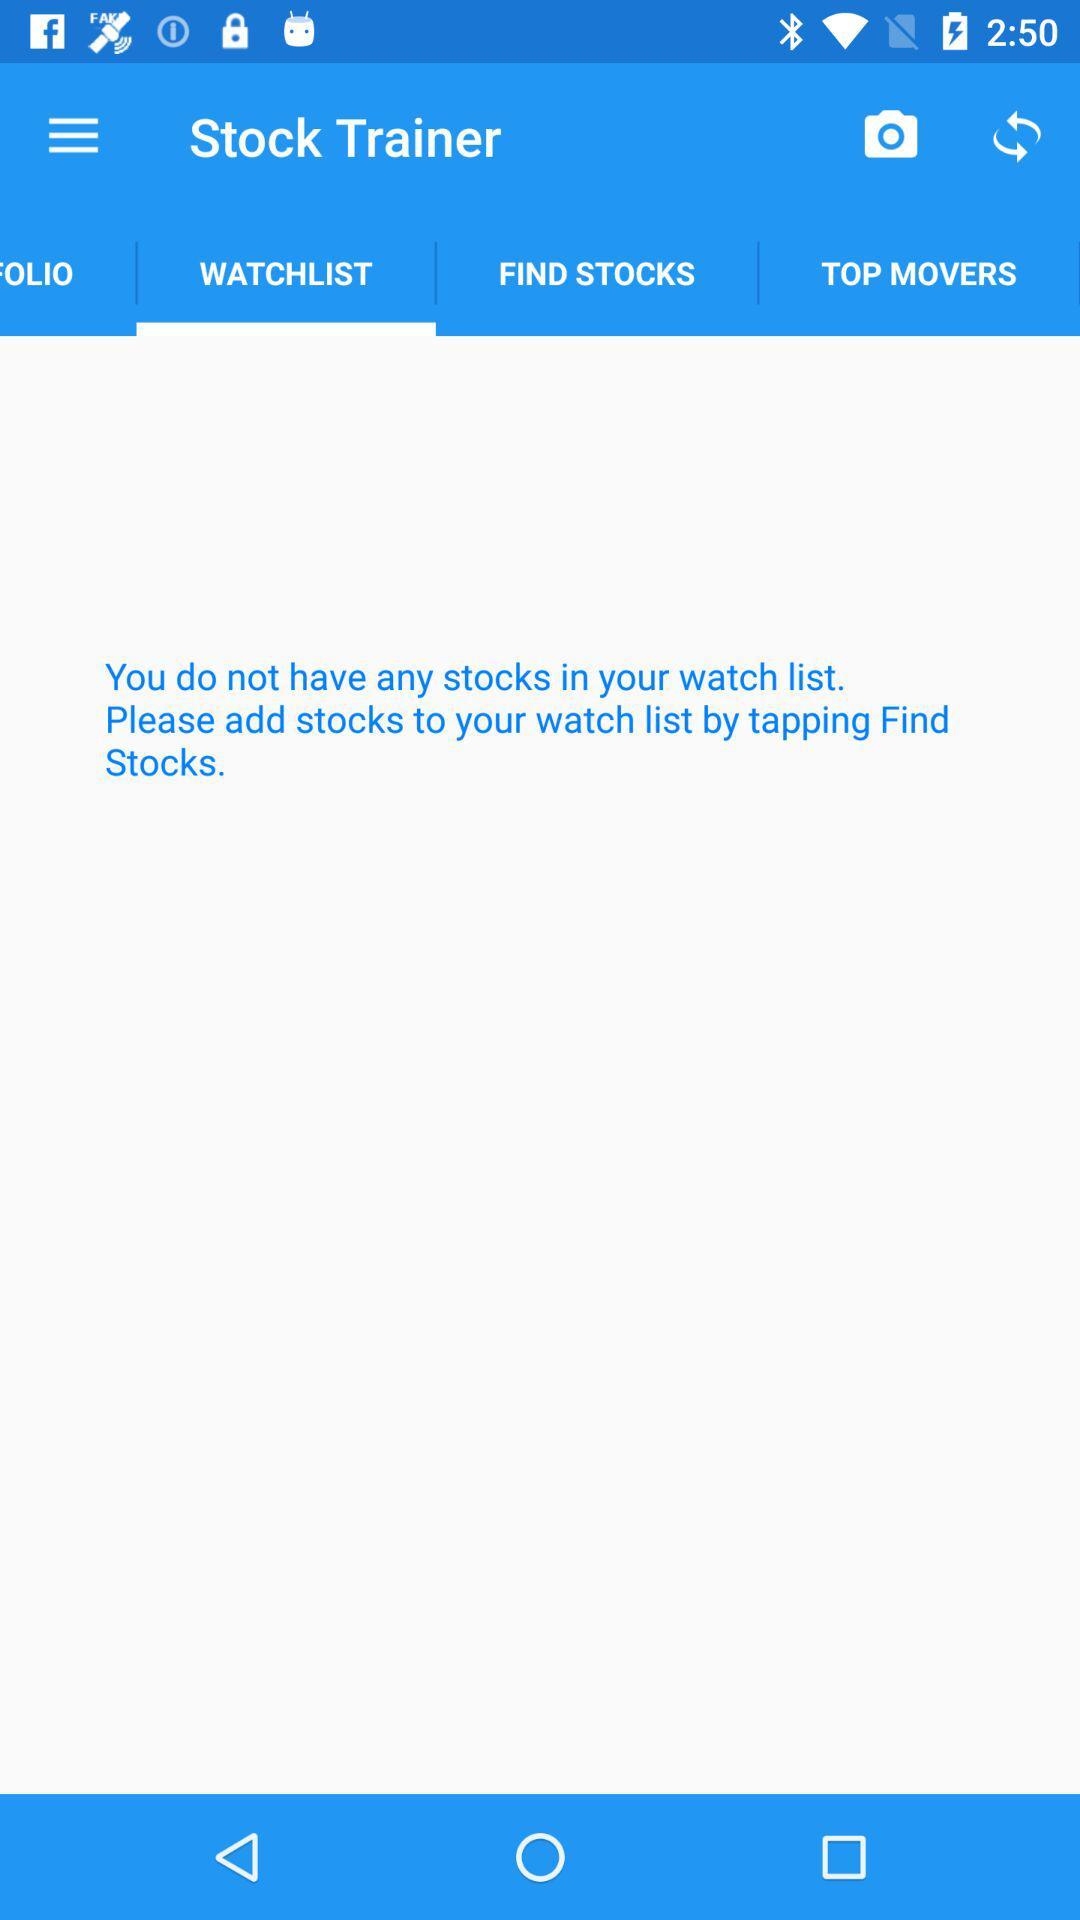 The image size is (1080, 1920). Describe the element at coordinates (72, 135) in the screenshot. I see `the icon next to the stock trainer` at that location.